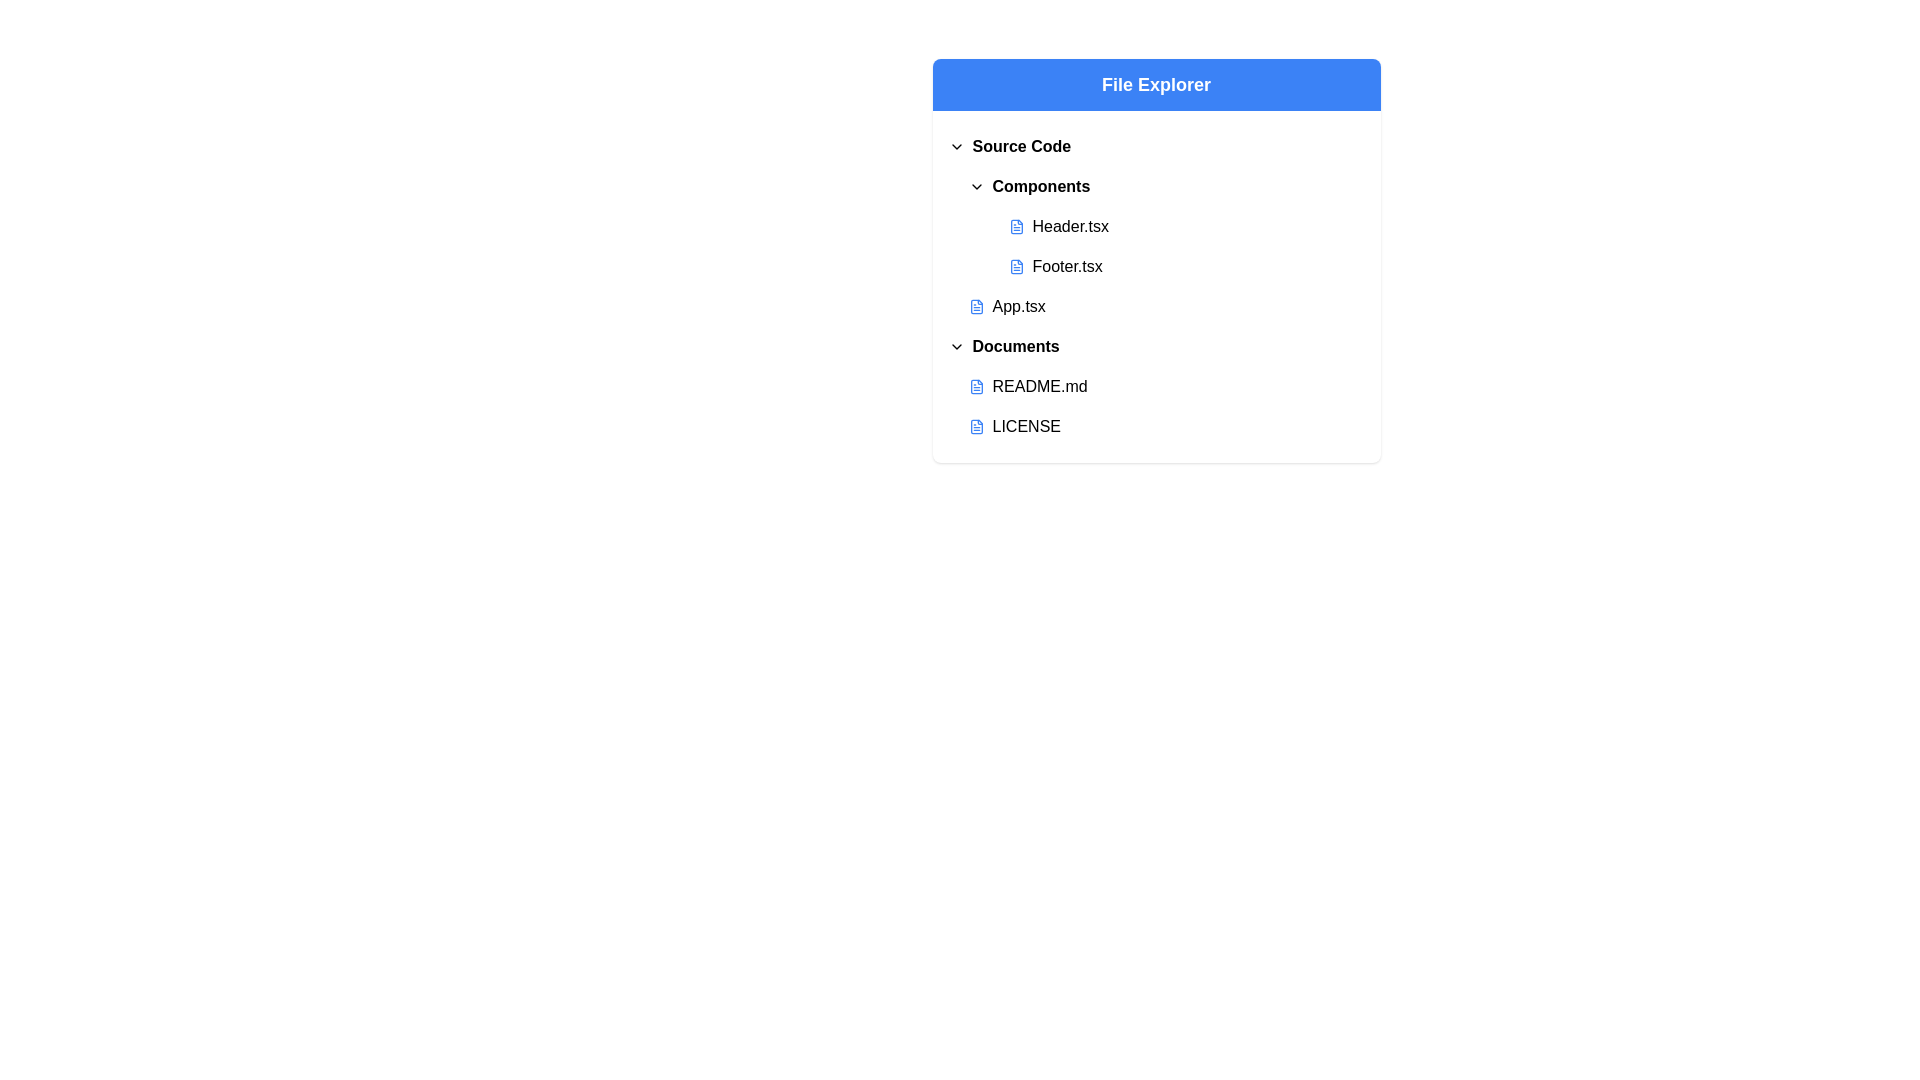  I want to click on the 'Components' collapsible folder node in the file explorer, so click(1166, 186).